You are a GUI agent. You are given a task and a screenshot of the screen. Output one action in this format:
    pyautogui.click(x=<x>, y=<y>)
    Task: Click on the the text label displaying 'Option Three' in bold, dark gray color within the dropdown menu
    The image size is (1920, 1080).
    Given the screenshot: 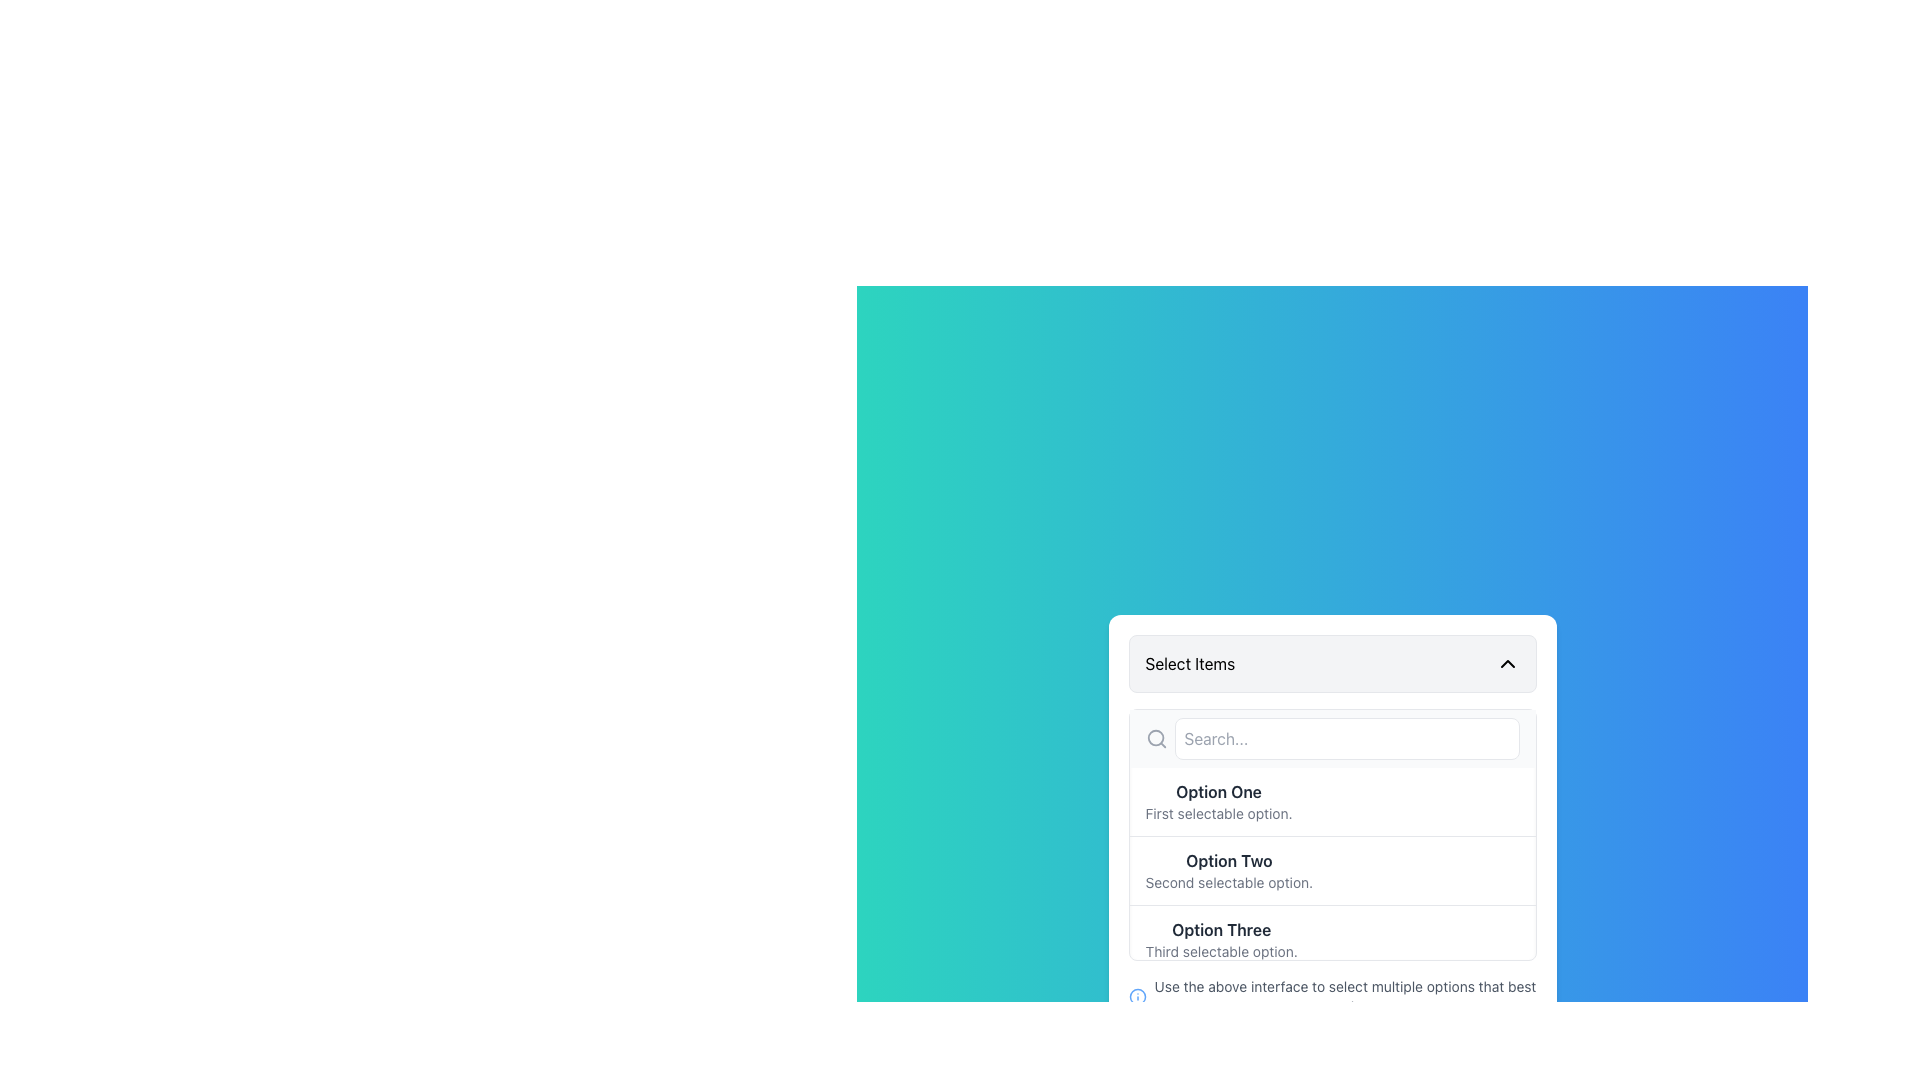 What is the action you would take?
    pyautogui.click(x=1220, y=929)
    